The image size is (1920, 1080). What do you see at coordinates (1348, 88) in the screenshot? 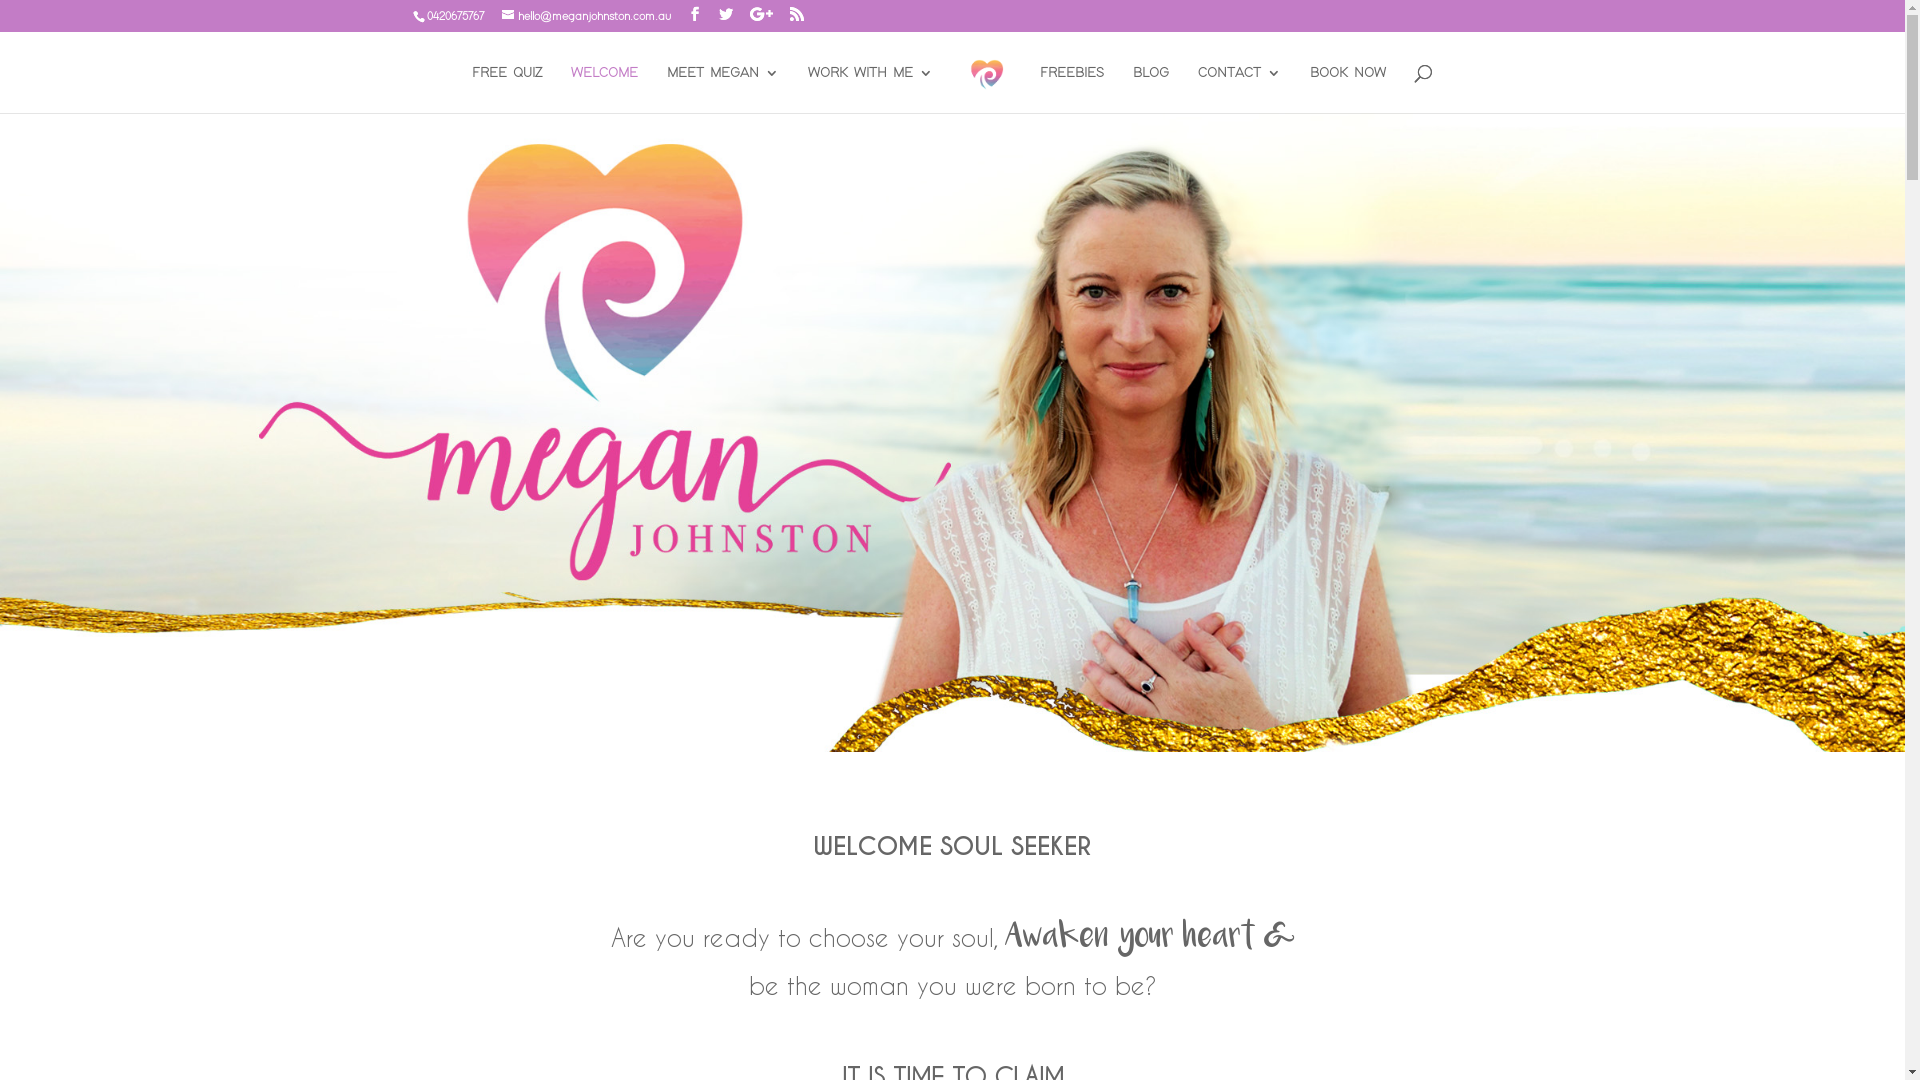
I see `'BOOK NOW'` at bounding box center [1348, 88].